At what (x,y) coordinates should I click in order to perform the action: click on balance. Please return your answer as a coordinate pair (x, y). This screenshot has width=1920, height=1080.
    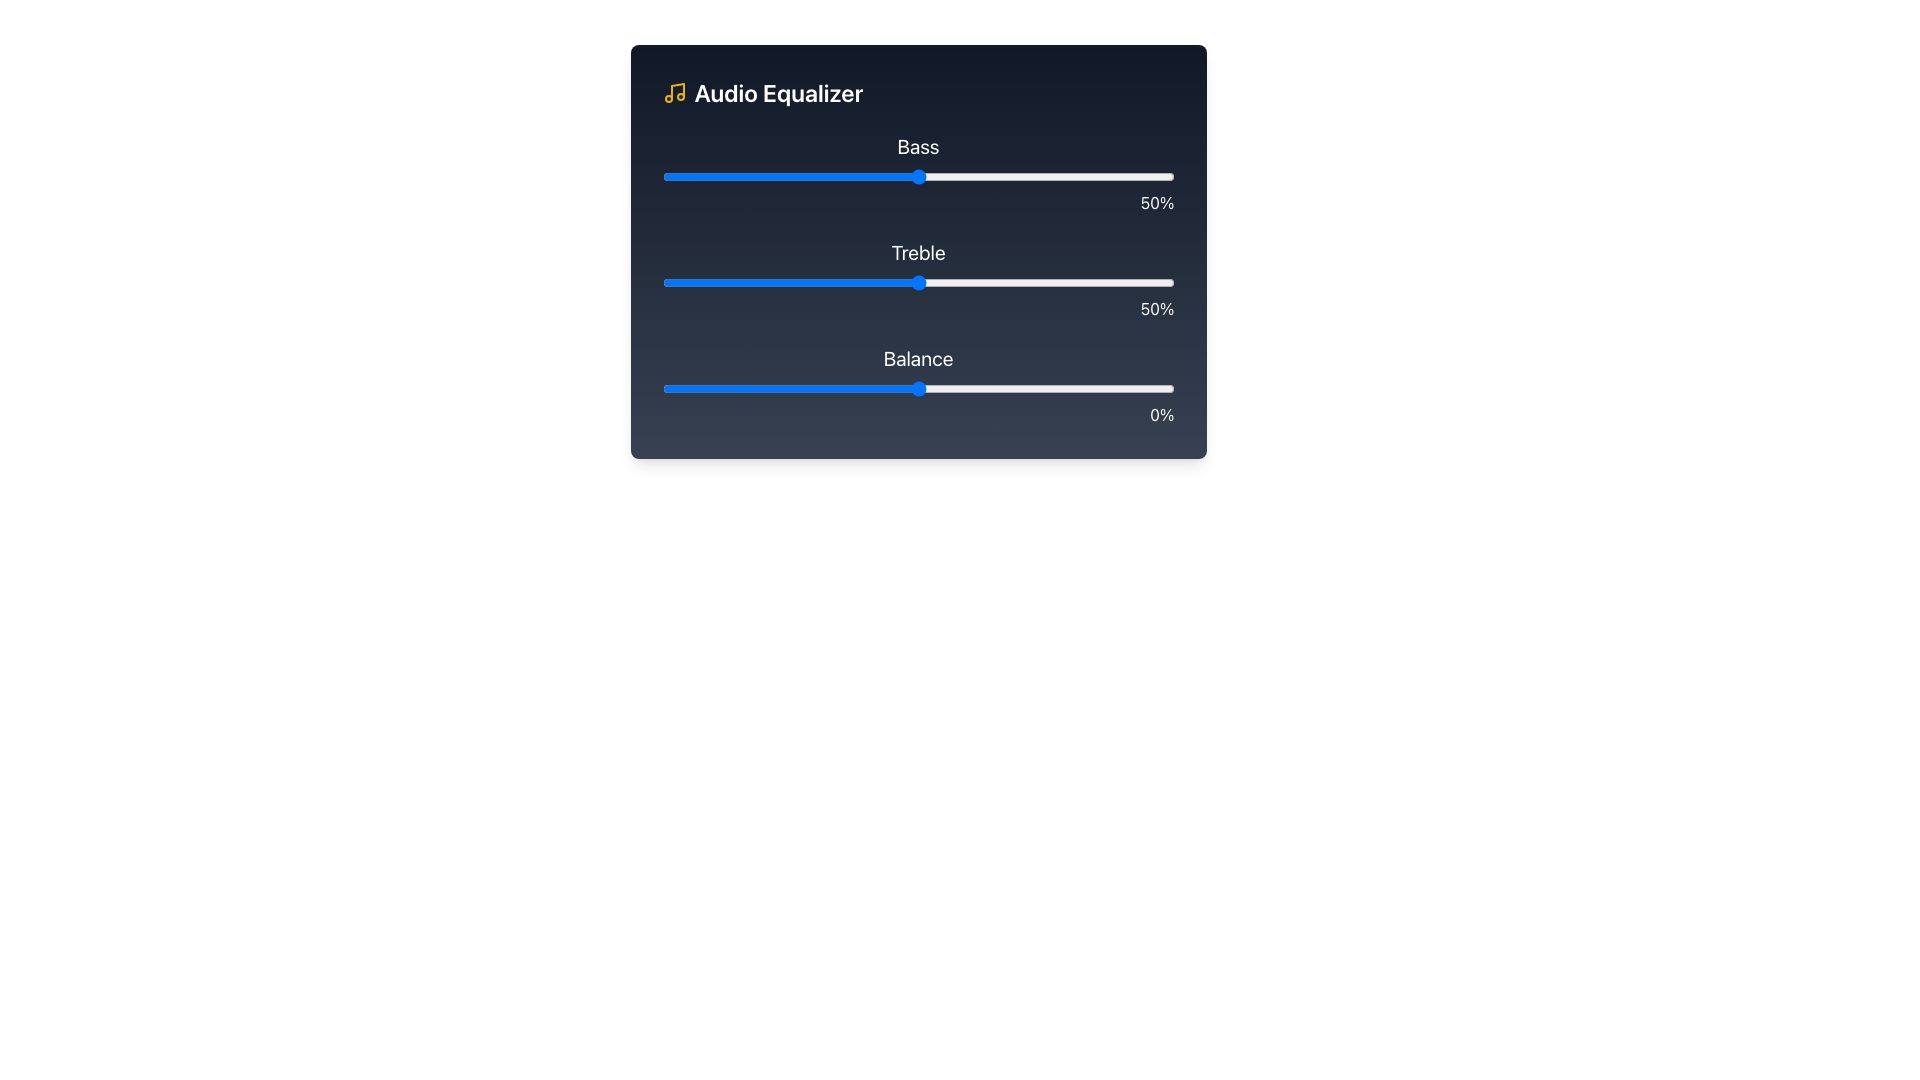
    Looking at the image, I should click on (907, 389).